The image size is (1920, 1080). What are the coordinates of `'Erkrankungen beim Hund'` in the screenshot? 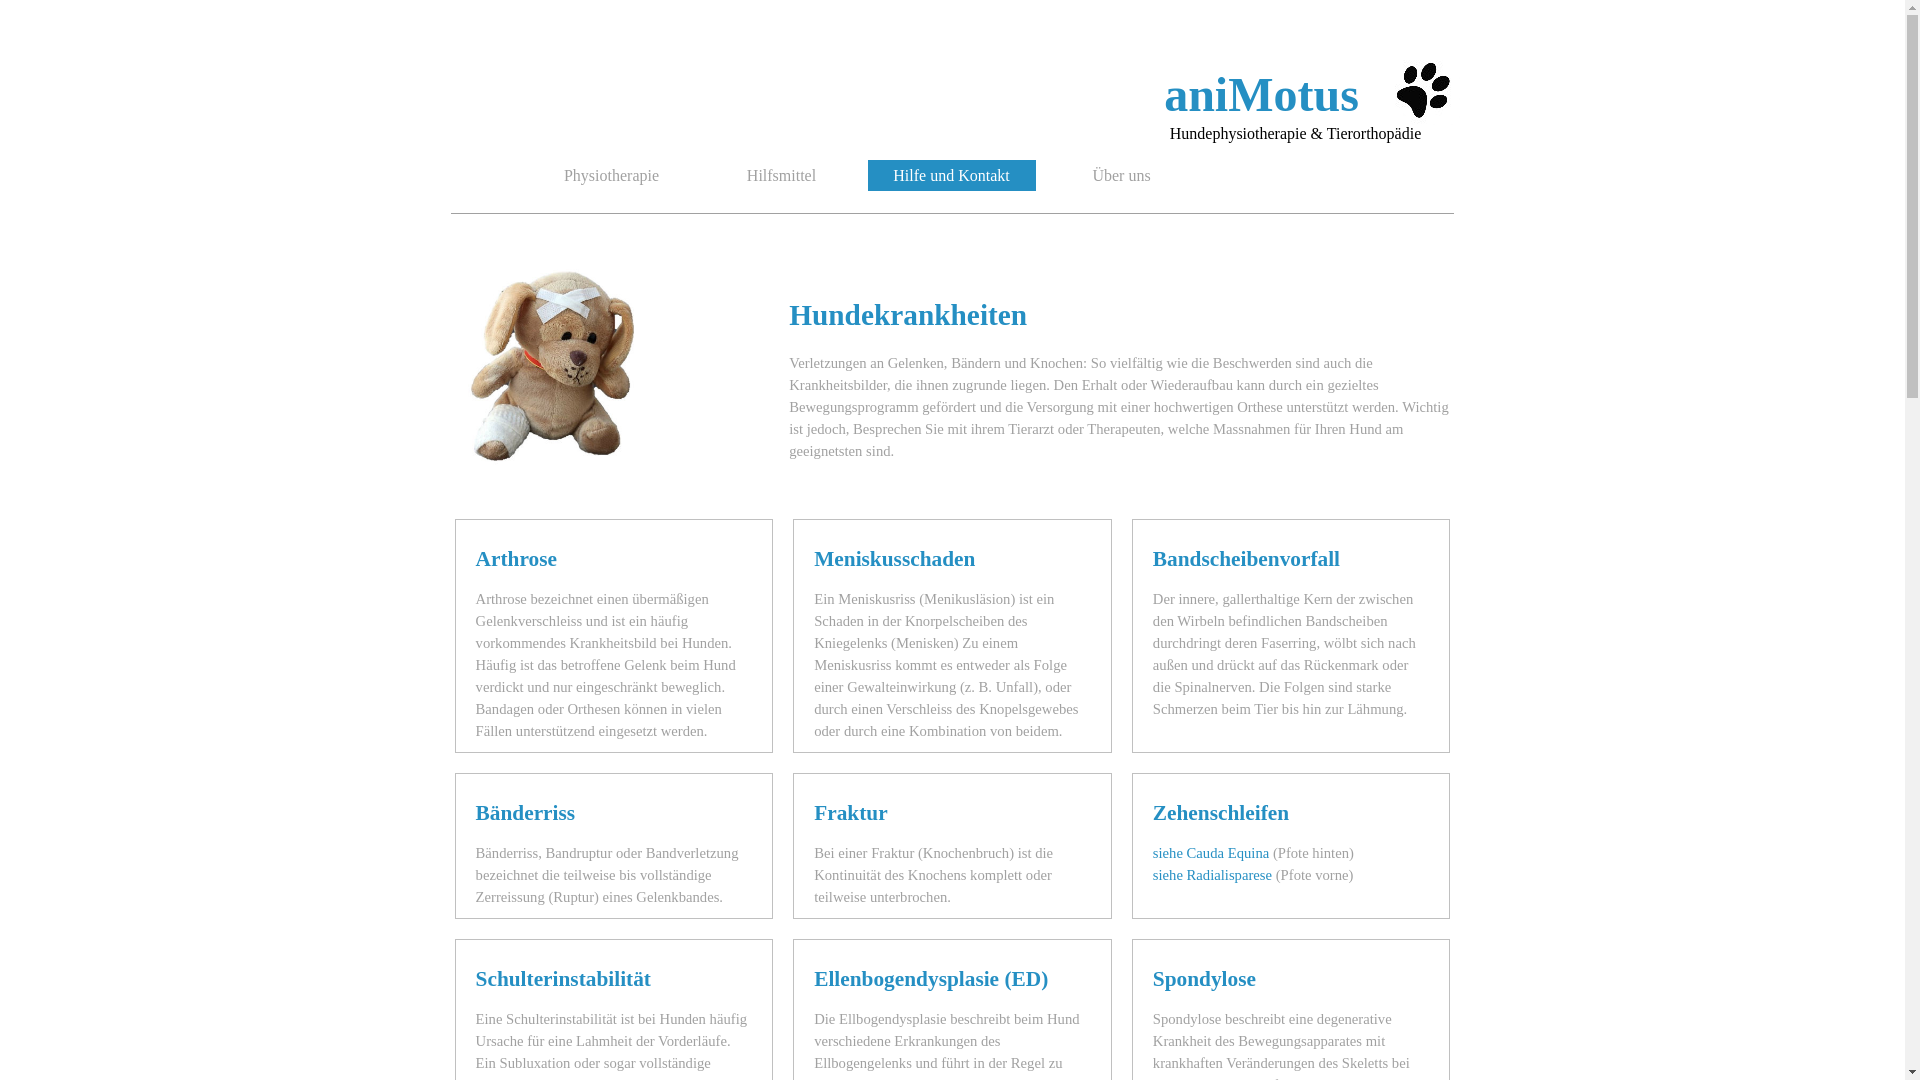 It's located at (557, 362).